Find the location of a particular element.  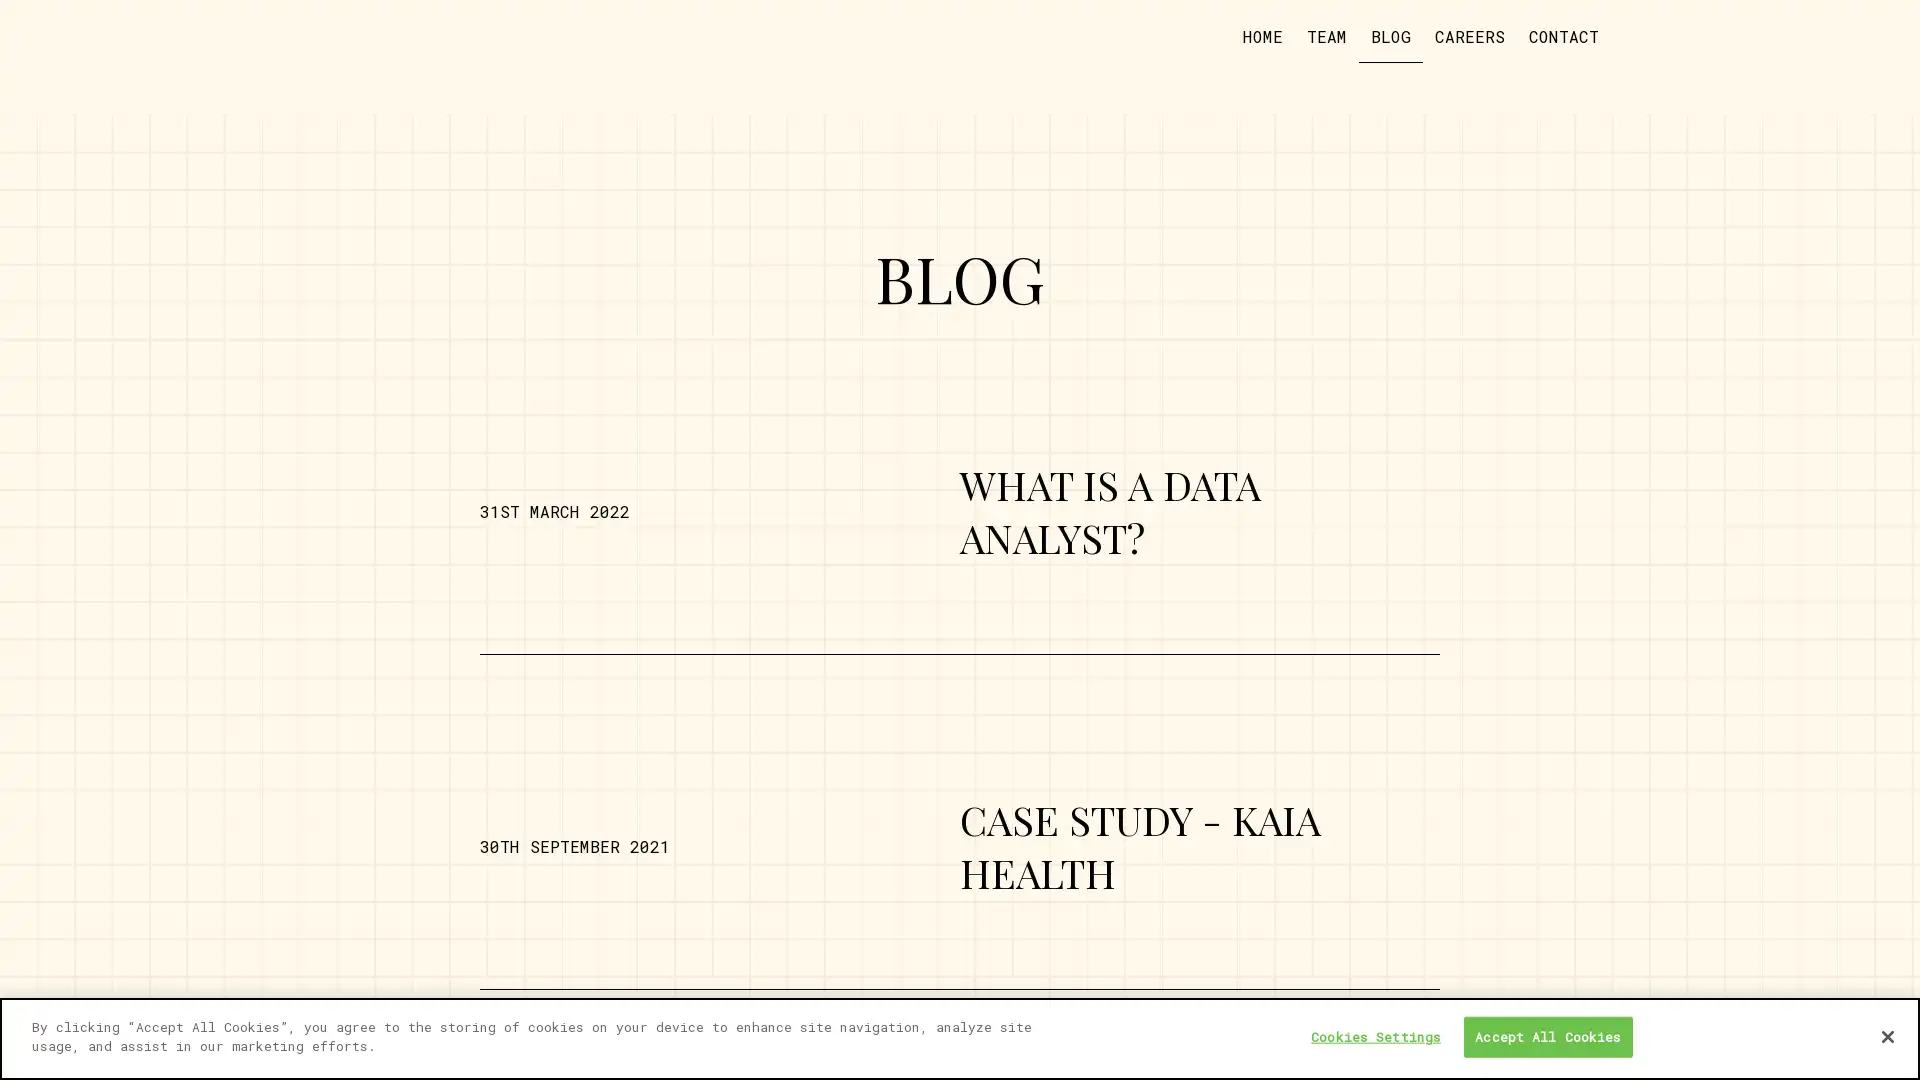

Cookies Settings is located at coordinates (1375, 1036).